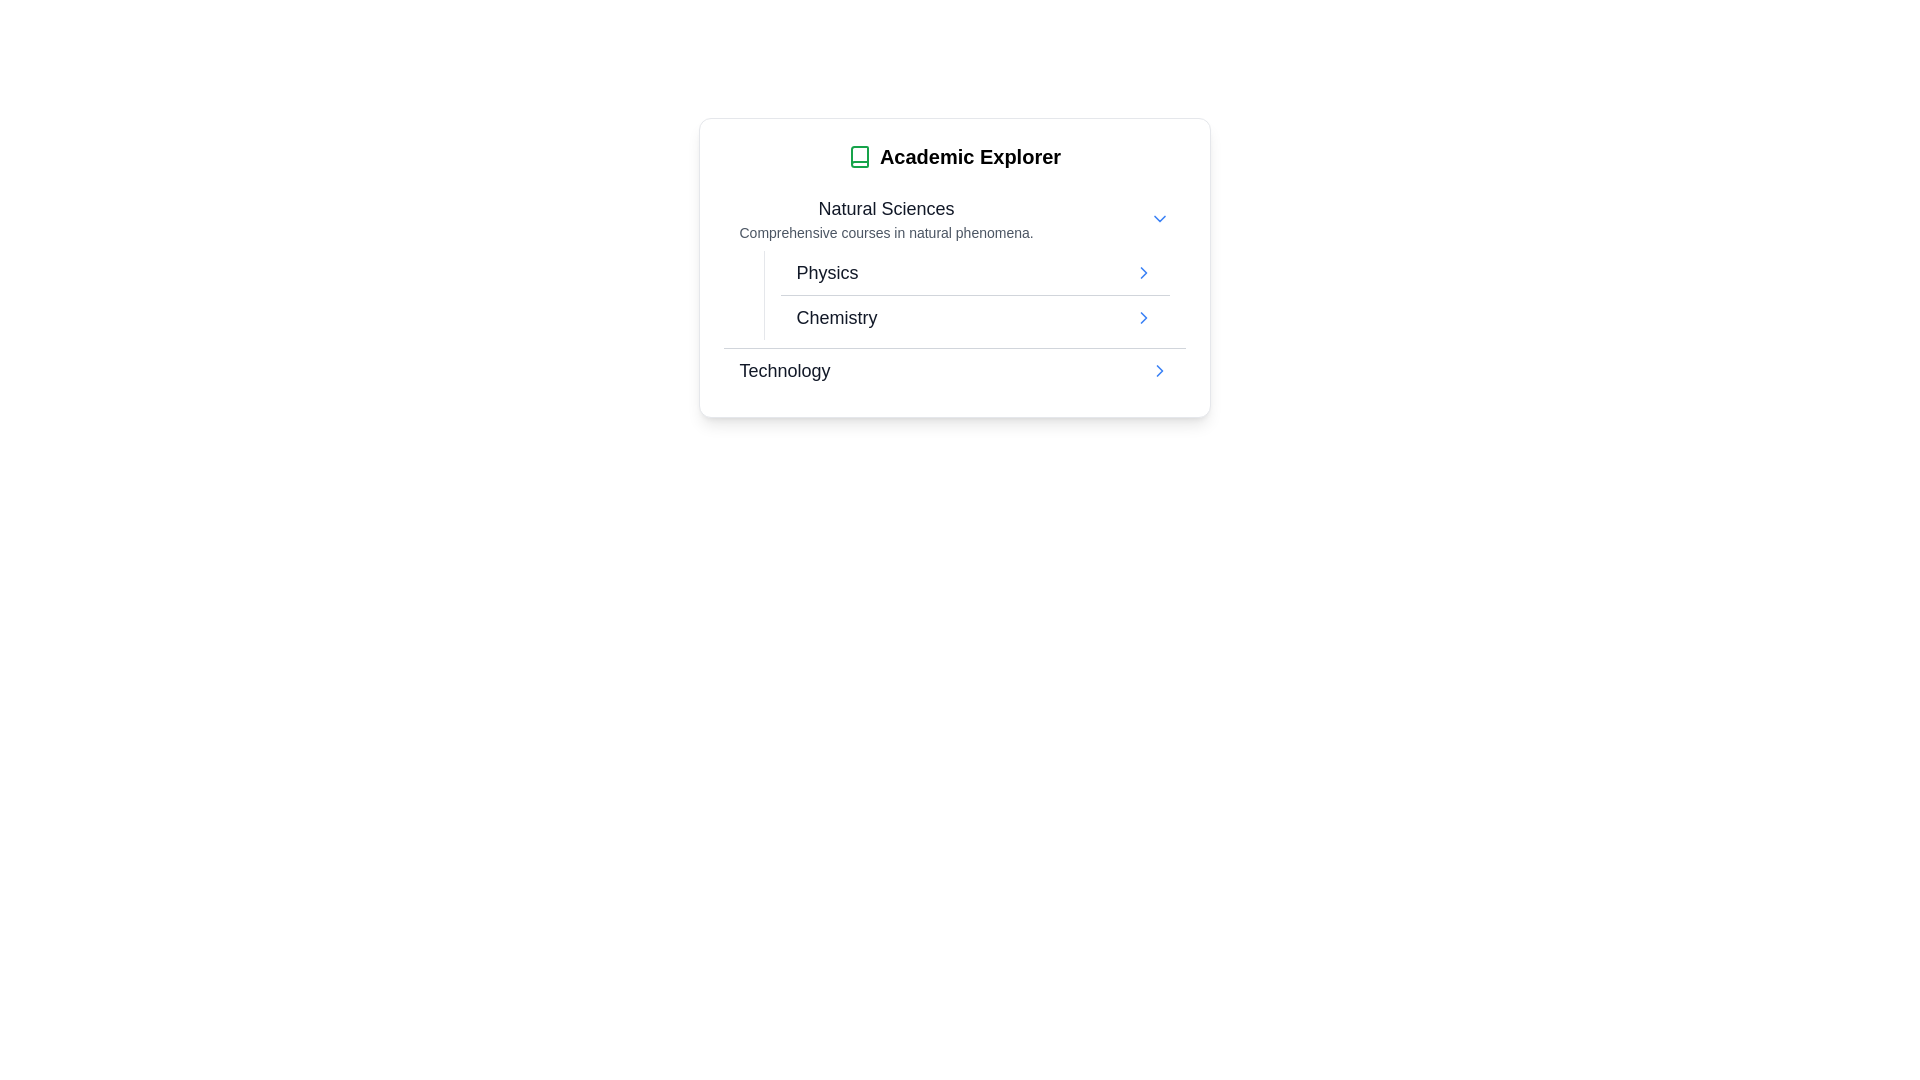 The height and width of the screenshot is (1080, 1920). What do you see at coordinates (1143, 316) in the screenshot?
I see `the chevron icon button located to the right of the 'Chemistry' text` at bounding box center [1143, 316].